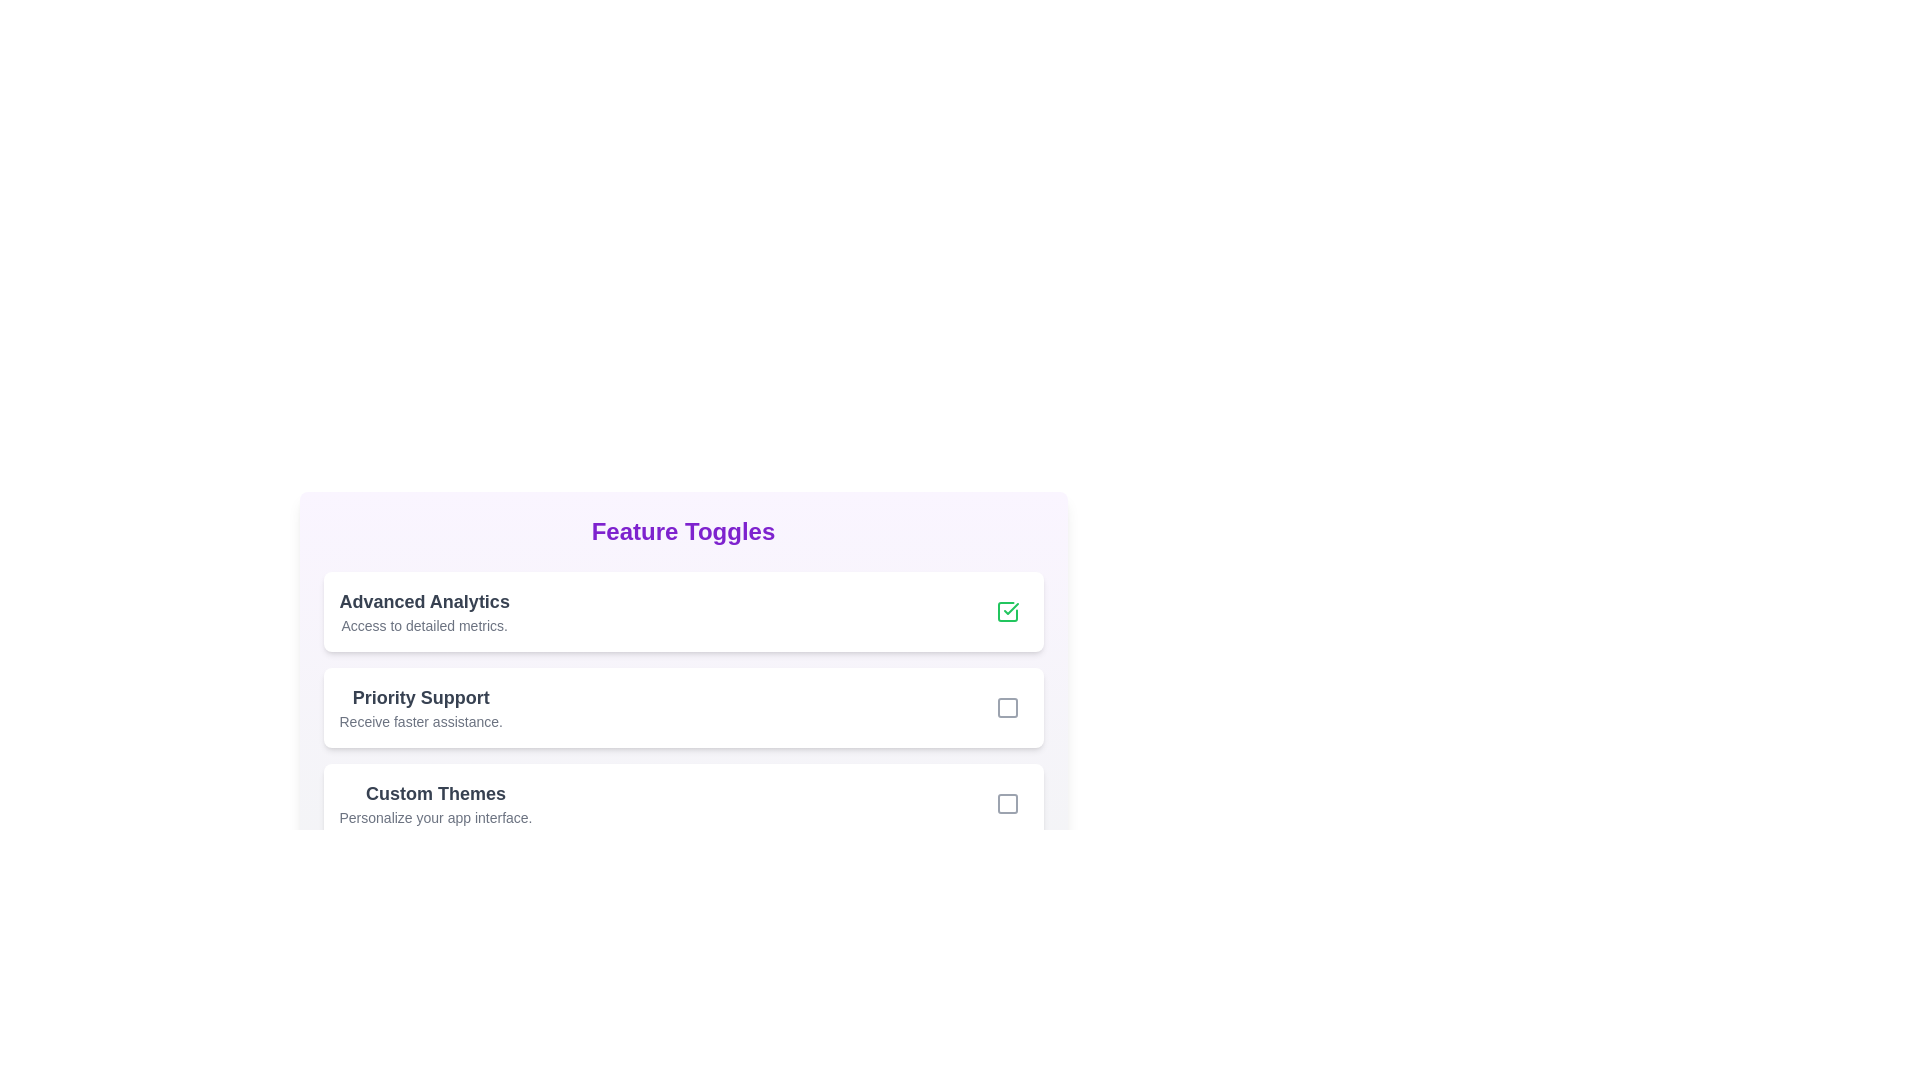 The image size is (1920, 1080). Describe the element at coordinates (420, 707) in the screenshot. I see `the 'Priority Support' informational description text, which is the second option in a vertically stacked list of feature options, located below 'Advanced Analytics' and above 'Custom Themes.'` at that location.